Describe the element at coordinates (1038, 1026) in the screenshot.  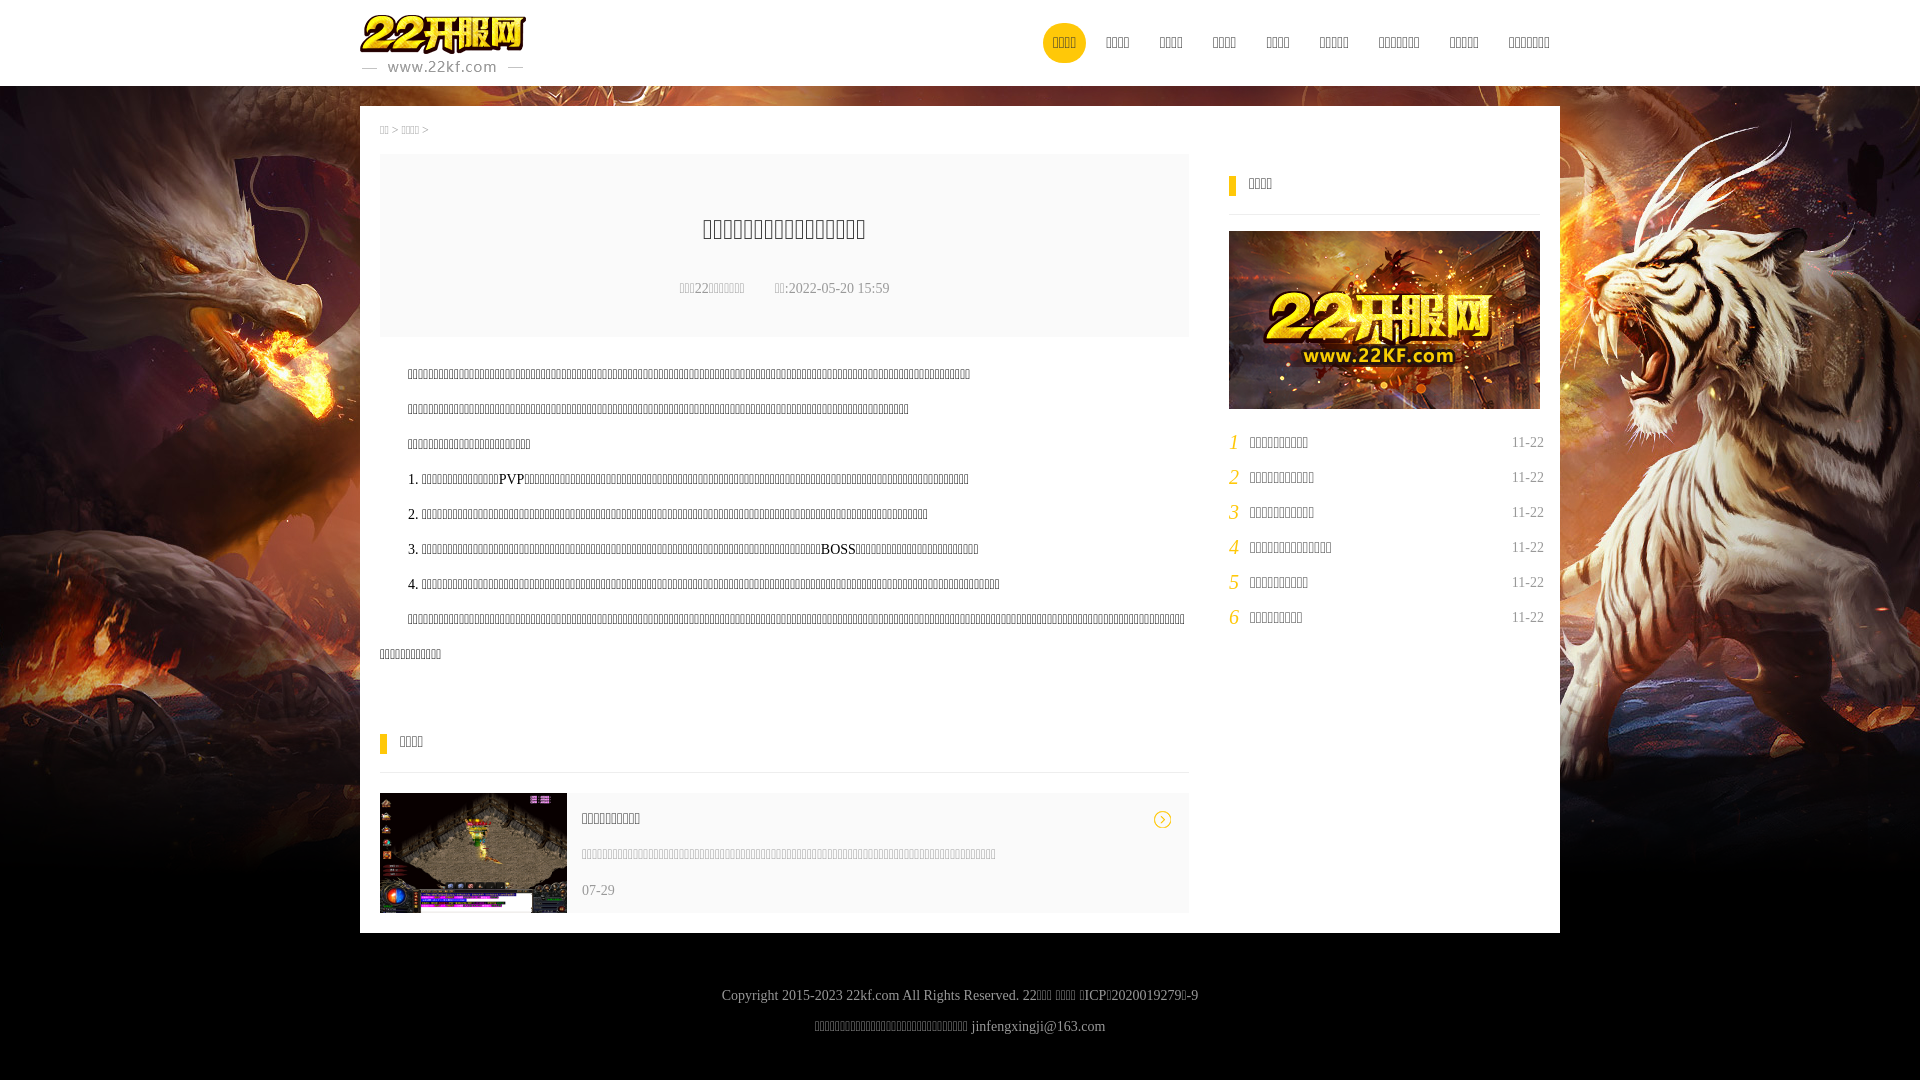
I see `'jinfengxingji@163.com'` at that location.